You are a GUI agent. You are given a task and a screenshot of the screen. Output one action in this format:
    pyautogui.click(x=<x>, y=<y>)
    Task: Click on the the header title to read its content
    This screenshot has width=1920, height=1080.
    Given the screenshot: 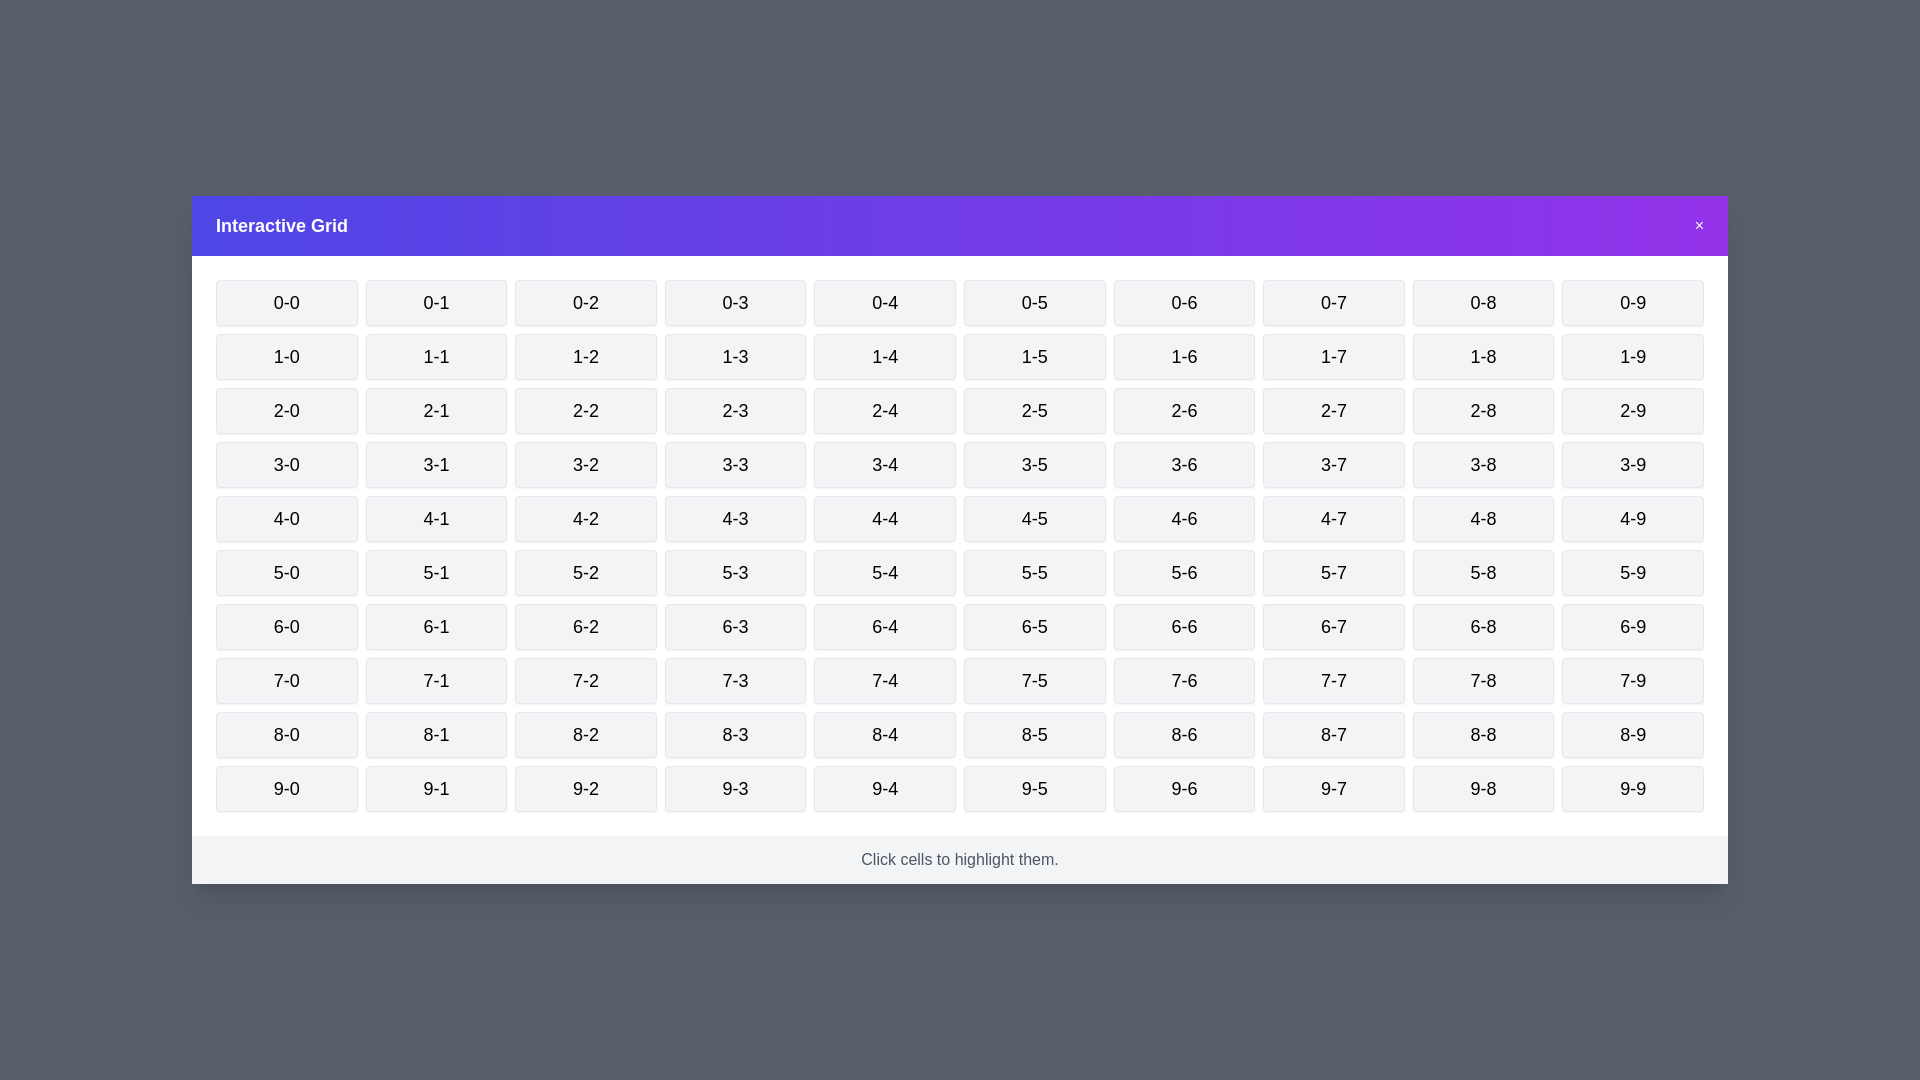 What is the action you would take?
    pyautogui.click(x=281, y=225)
    